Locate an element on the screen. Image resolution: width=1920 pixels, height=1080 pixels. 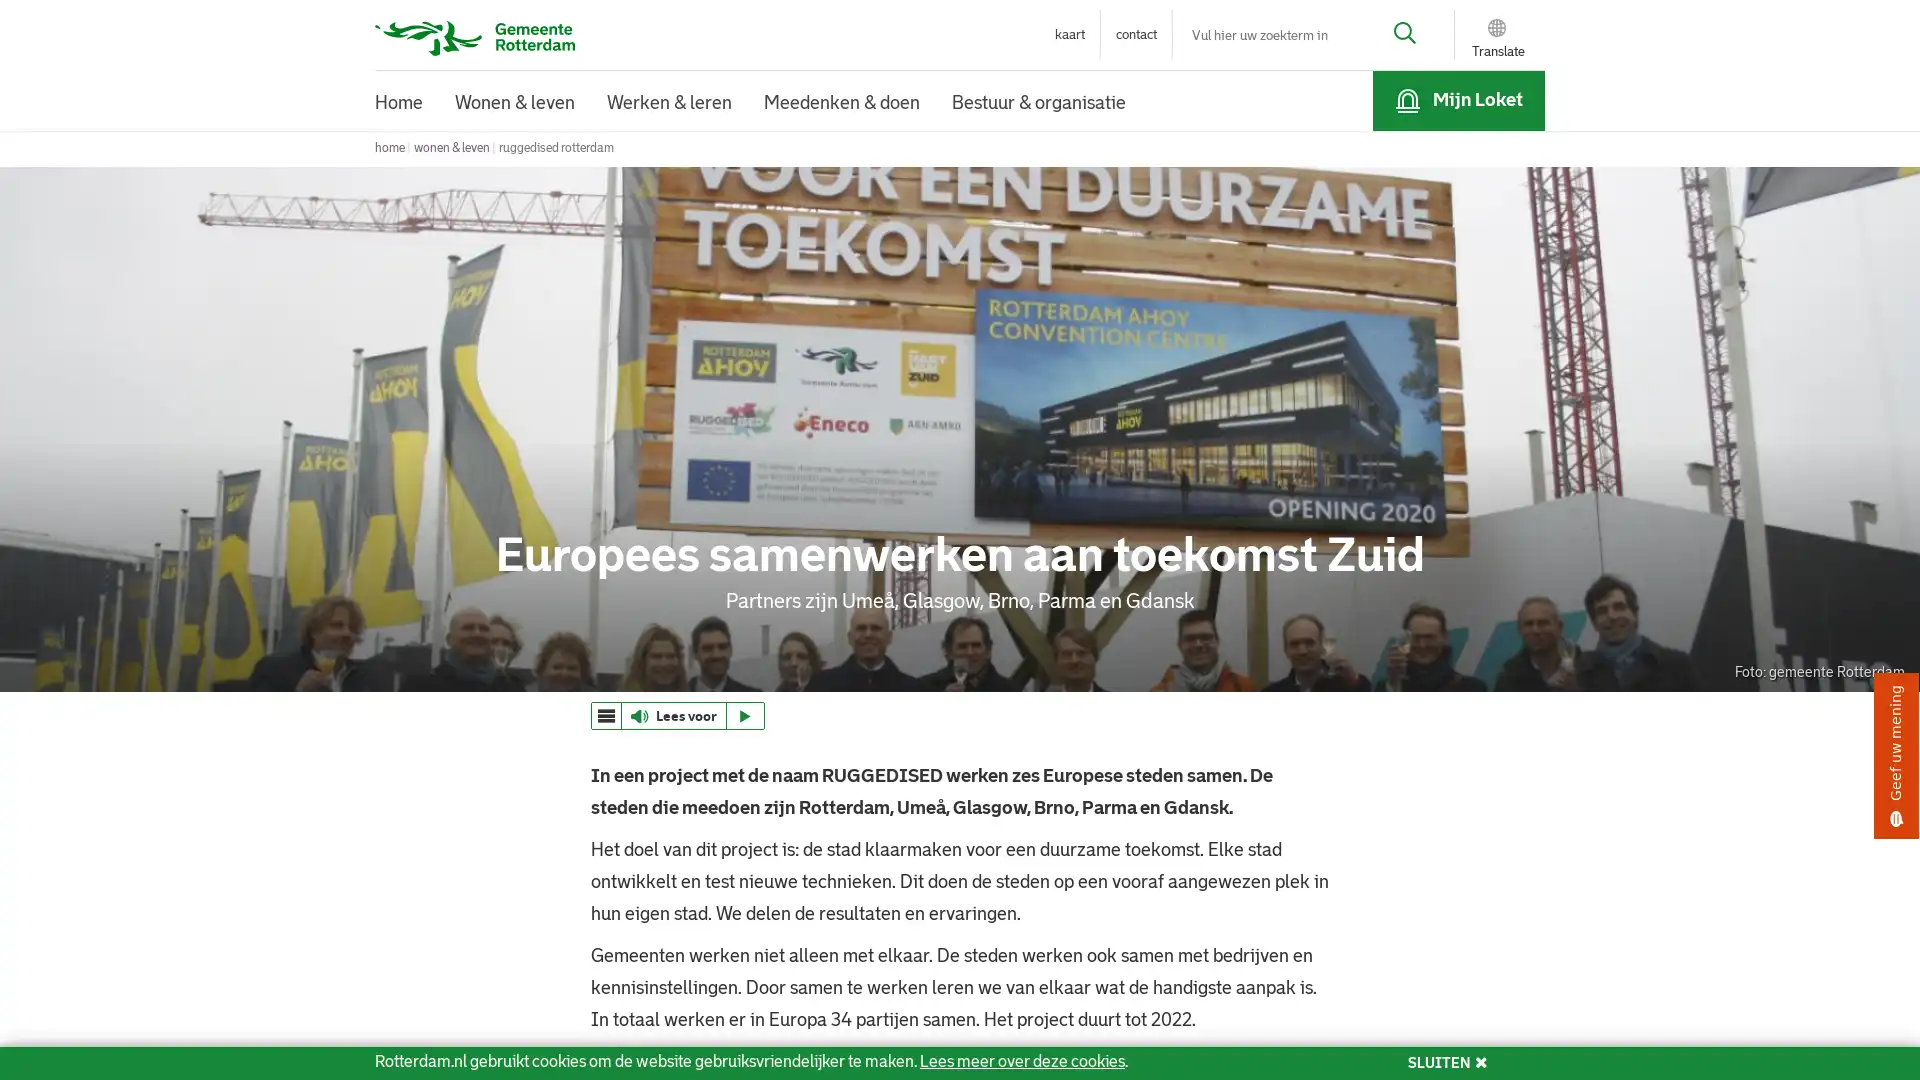
ReadSpeaker webReader: Luister met webReader is located at coordinates (677, 715).